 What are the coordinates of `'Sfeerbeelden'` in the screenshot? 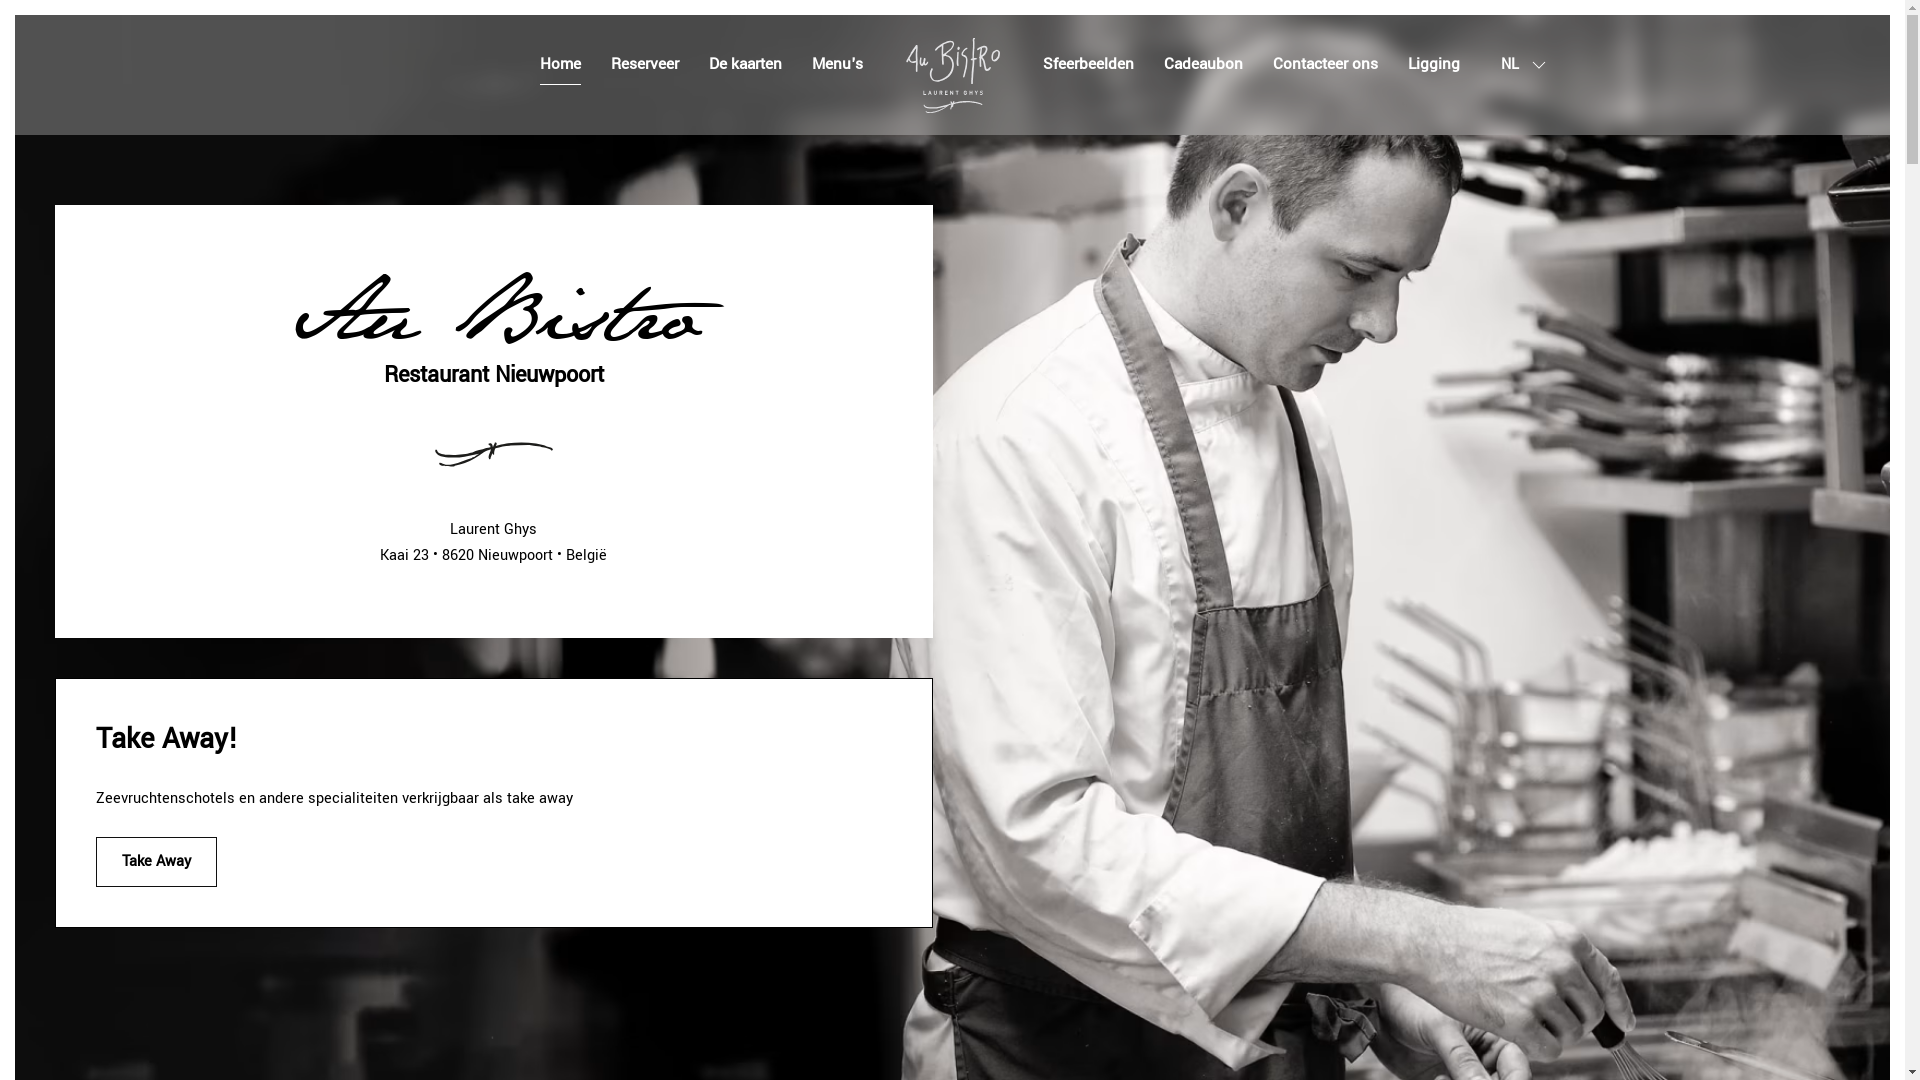 It's located at (1086, 64).